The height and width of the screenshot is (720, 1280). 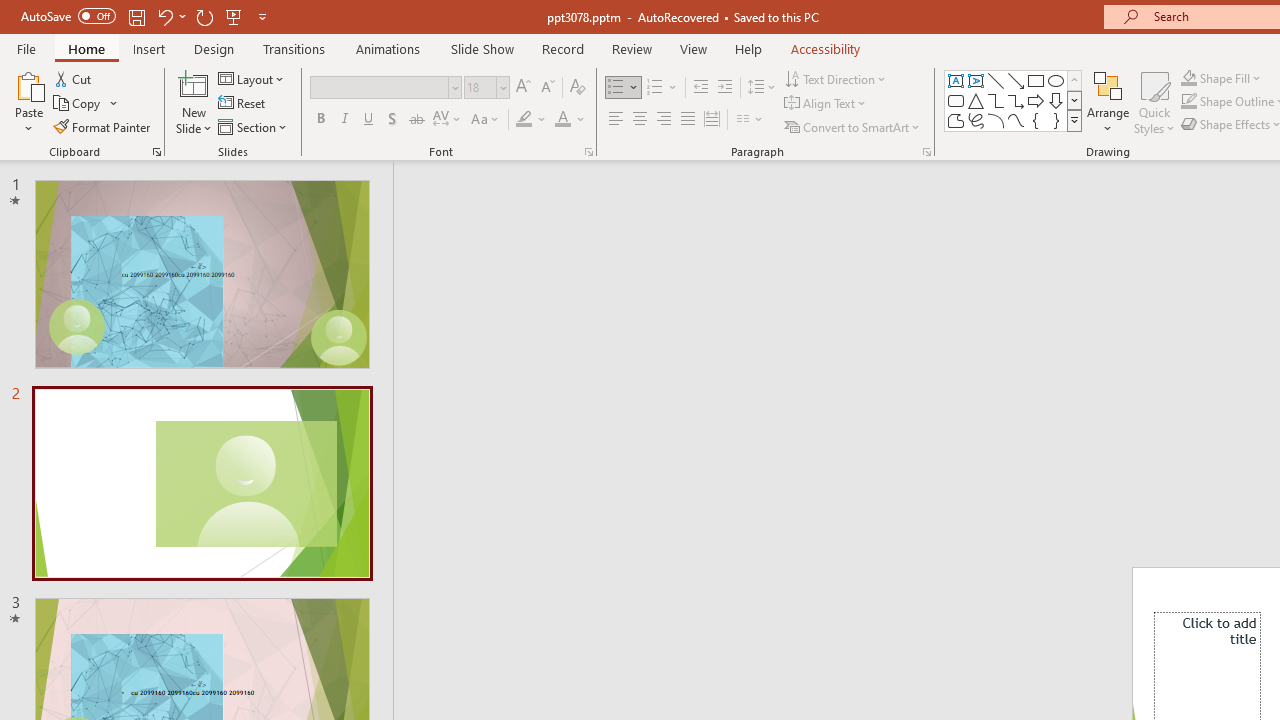 What do you see at coordinates (576, 86) in the screenshot?
I see `'Clear Formatting'` at bounding box center [576, 86].